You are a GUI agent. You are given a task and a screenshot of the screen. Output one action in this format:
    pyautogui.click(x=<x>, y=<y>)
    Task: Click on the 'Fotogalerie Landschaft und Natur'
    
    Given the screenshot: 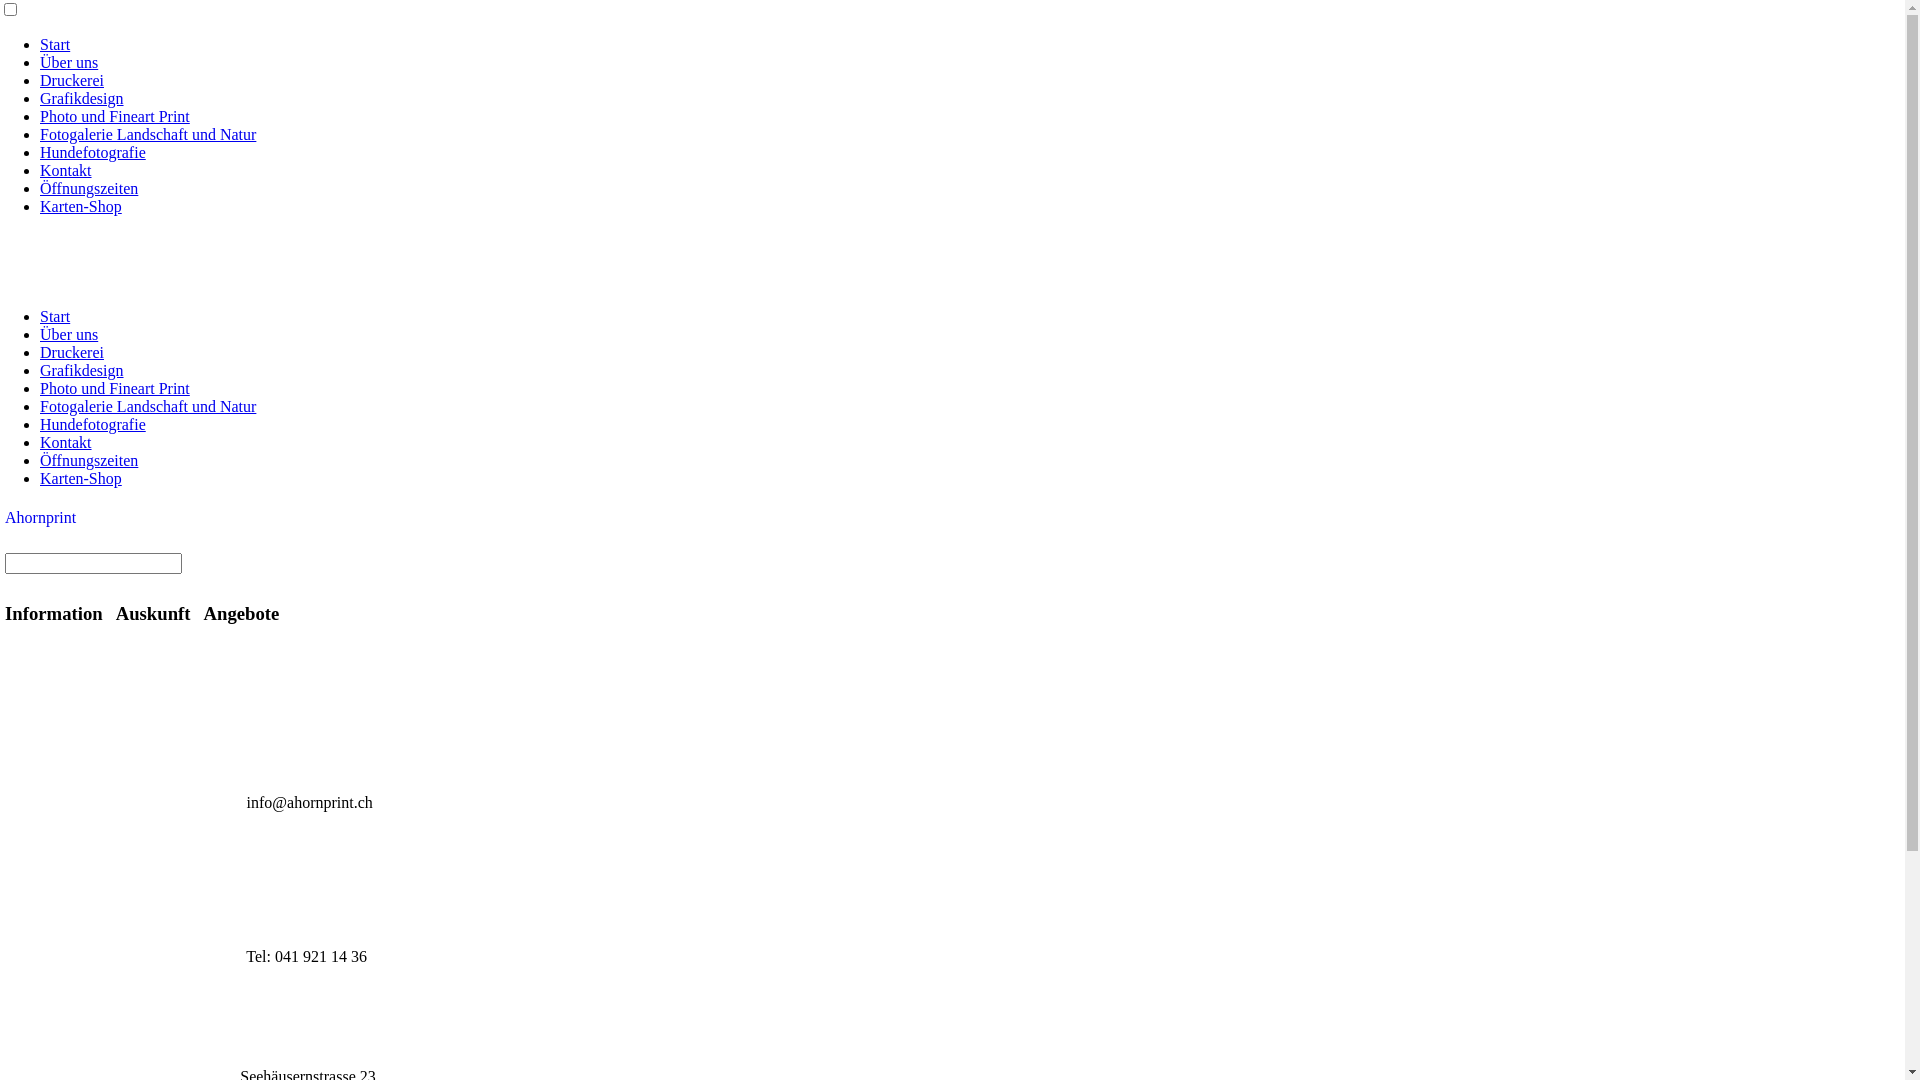 What is the action you would take?
    pyautogui.click(x=147, y=134)
    